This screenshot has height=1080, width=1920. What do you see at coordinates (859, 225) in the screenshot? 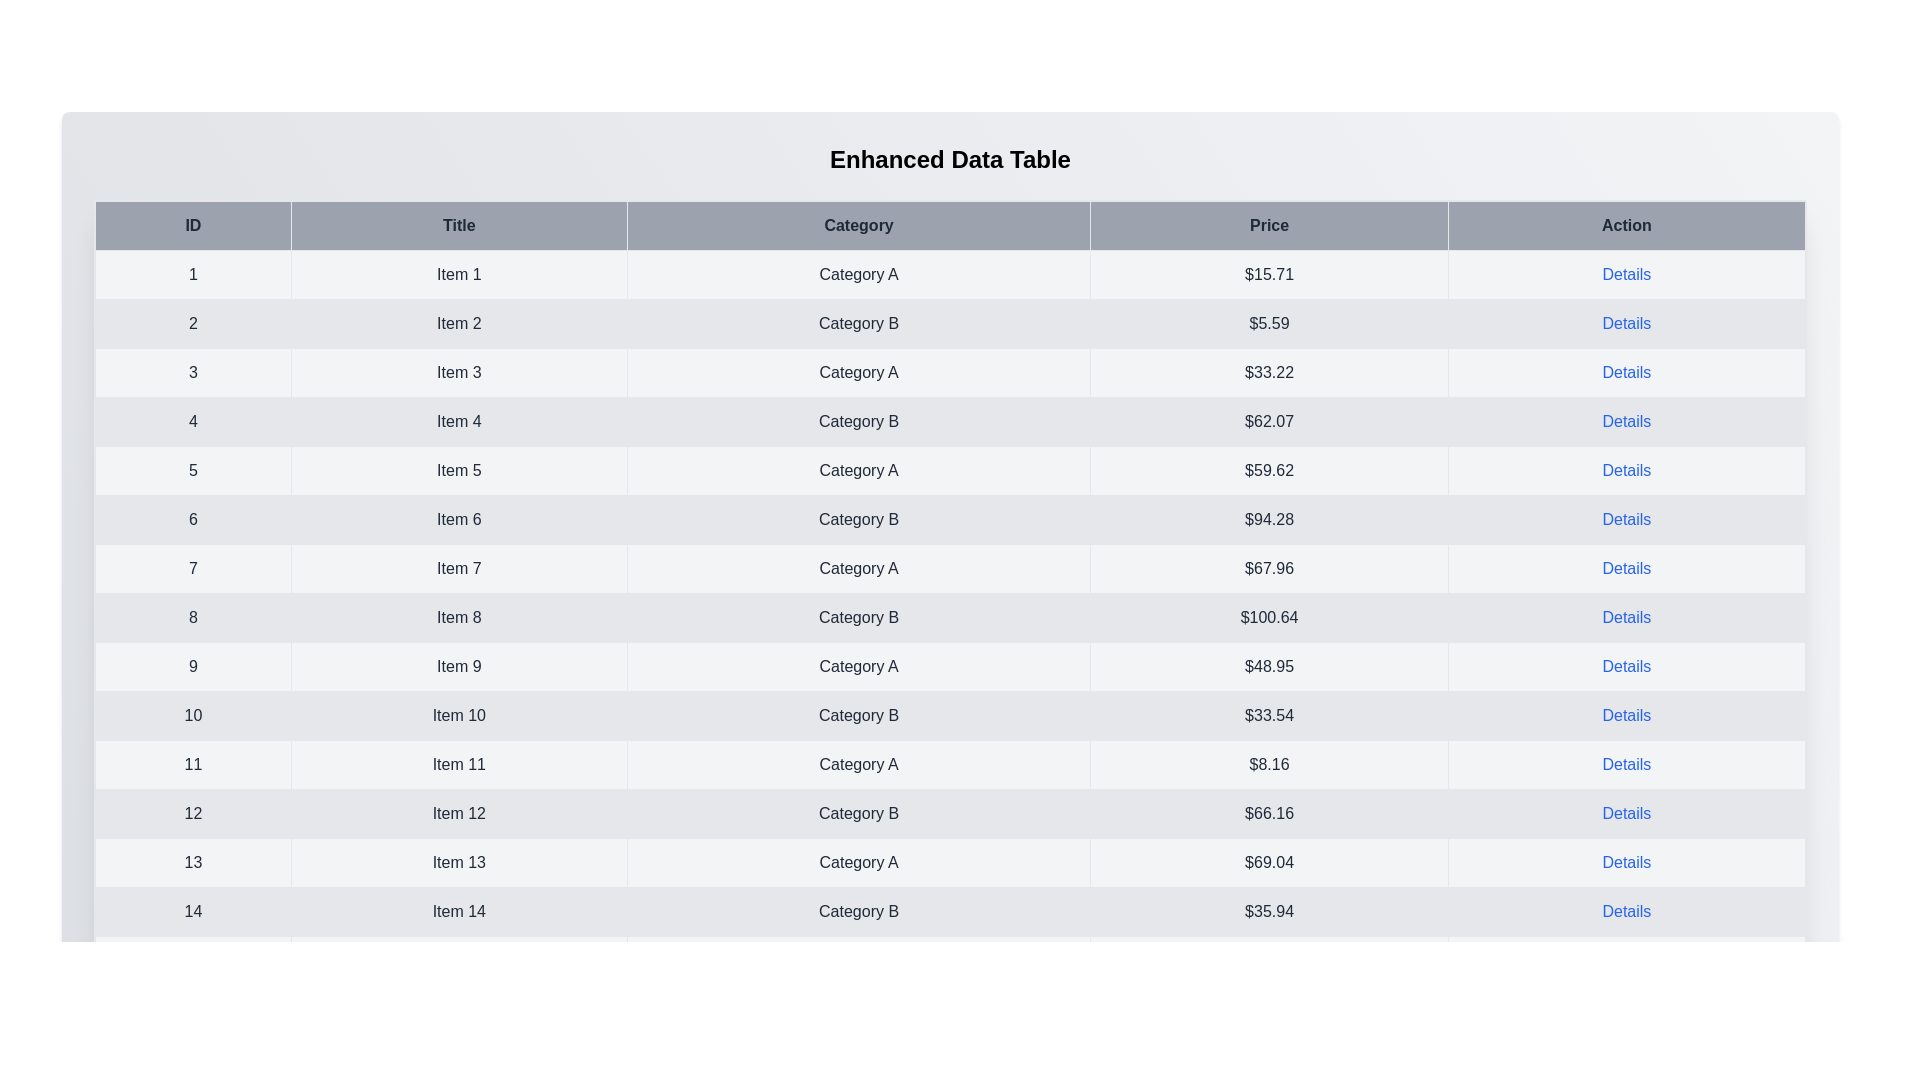
I see `the column header Category to sort the table by that column` at bounding box center [859, 225].